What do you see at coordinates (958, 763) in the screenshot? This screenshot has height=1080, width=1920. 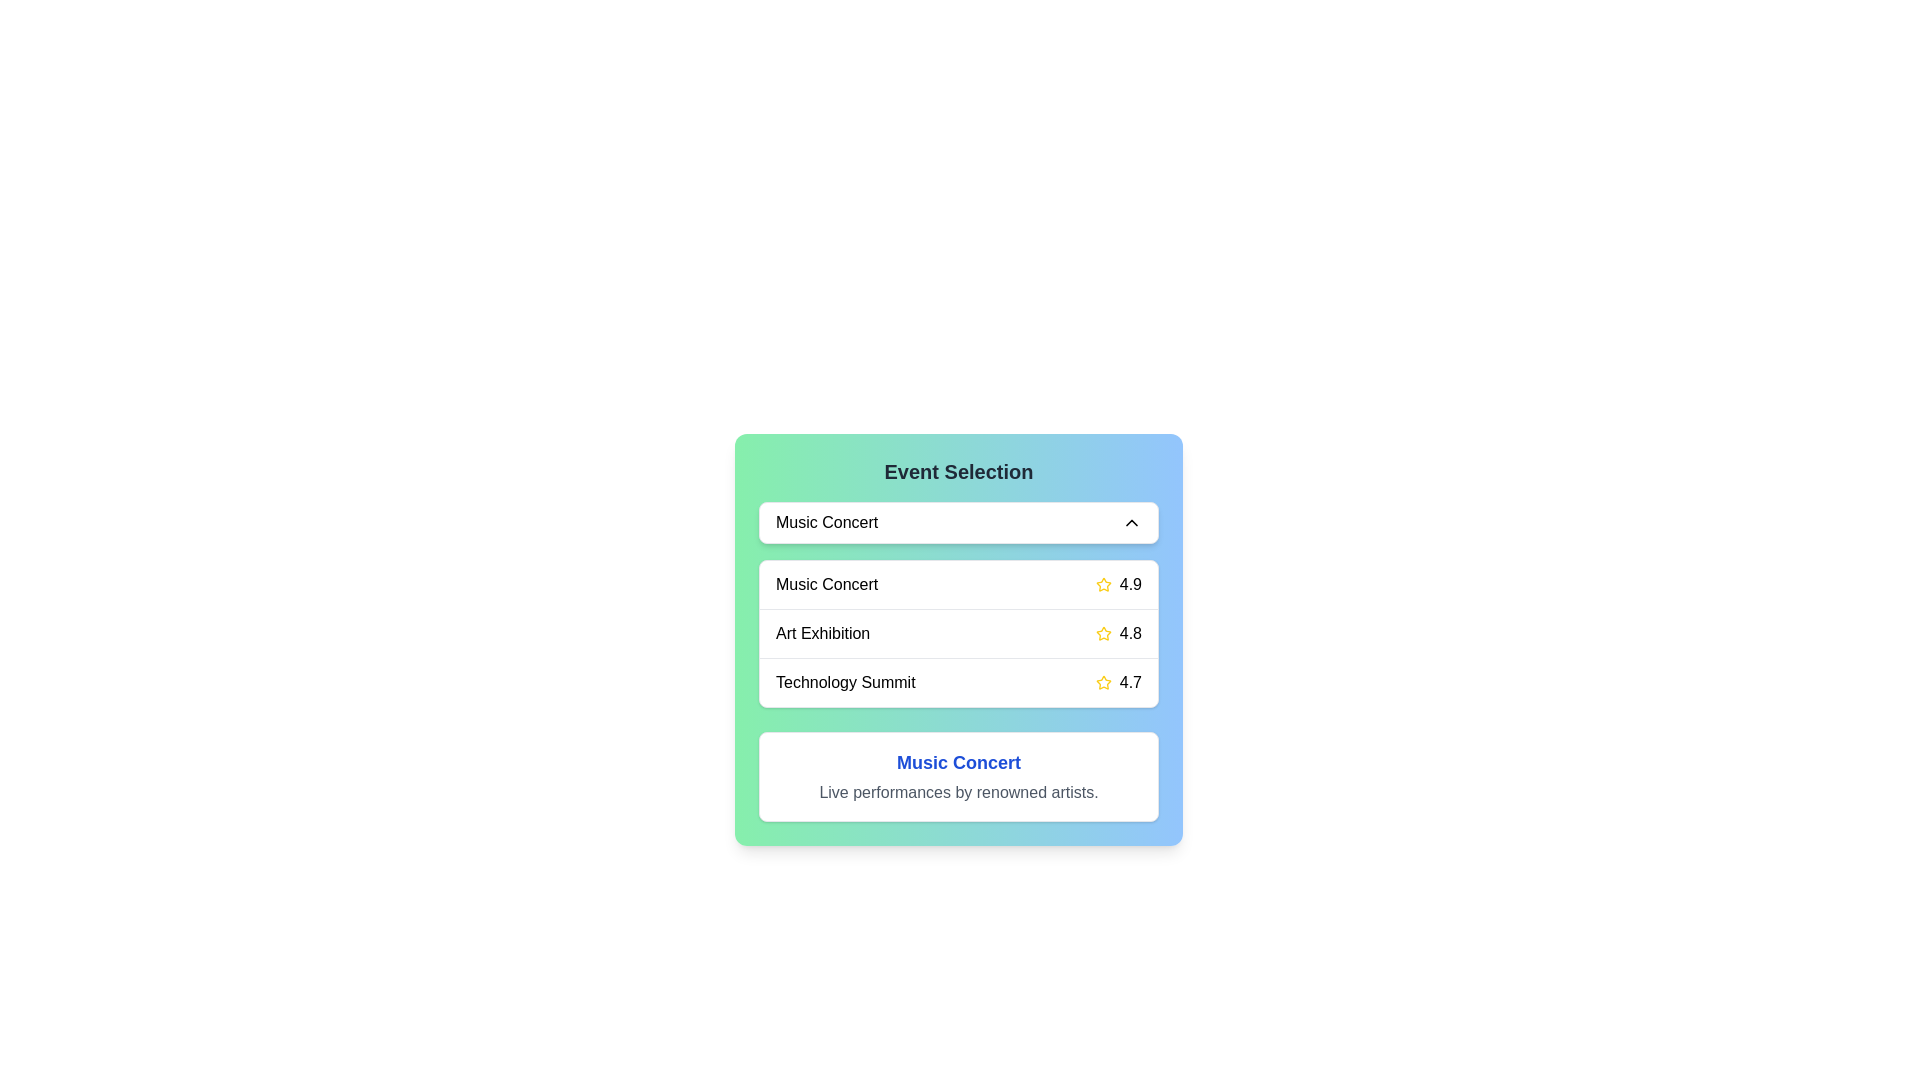 I see `text displayed in the bold, blue font stating 'Music Concert', which is emphasized as a heading above the text 'Live performances by renowned artists'` at bounding box center [958, 763].